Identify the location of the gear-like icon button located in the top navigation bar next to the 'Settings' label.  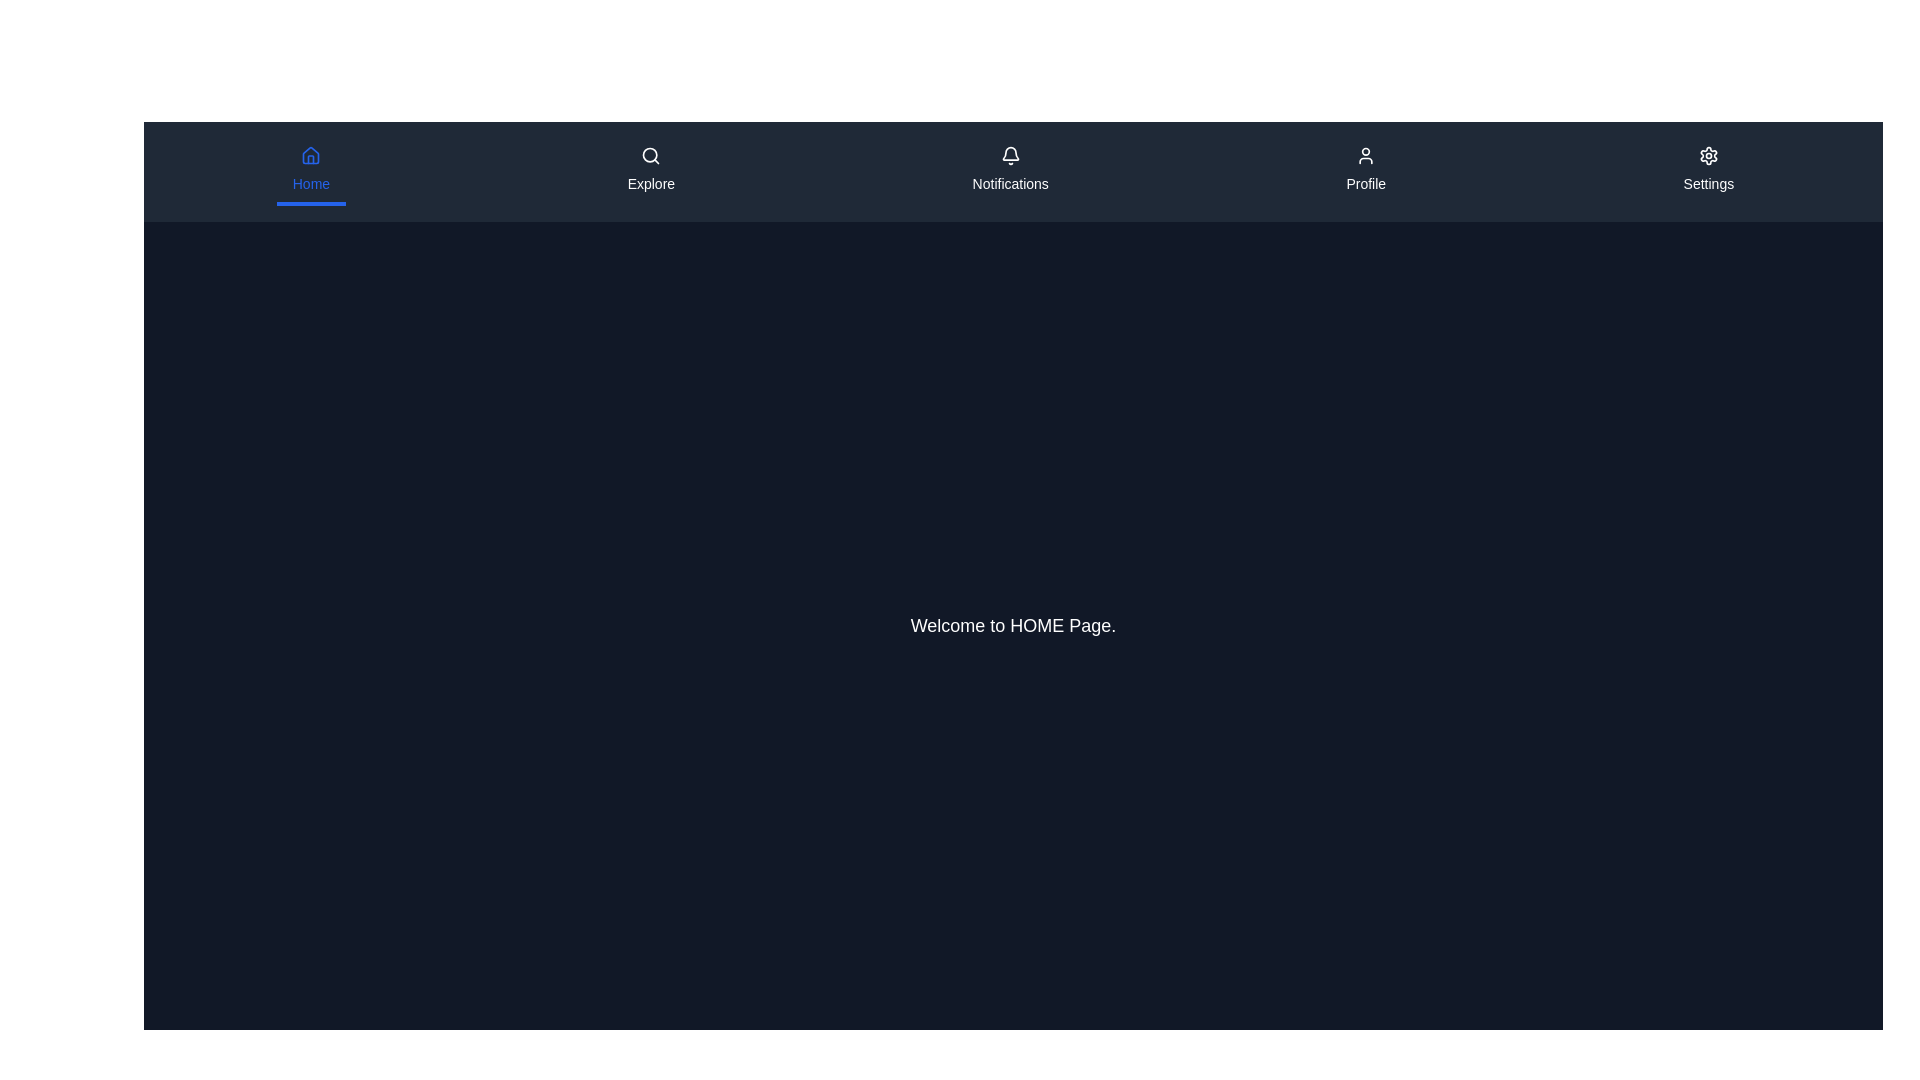
(1707, 154).